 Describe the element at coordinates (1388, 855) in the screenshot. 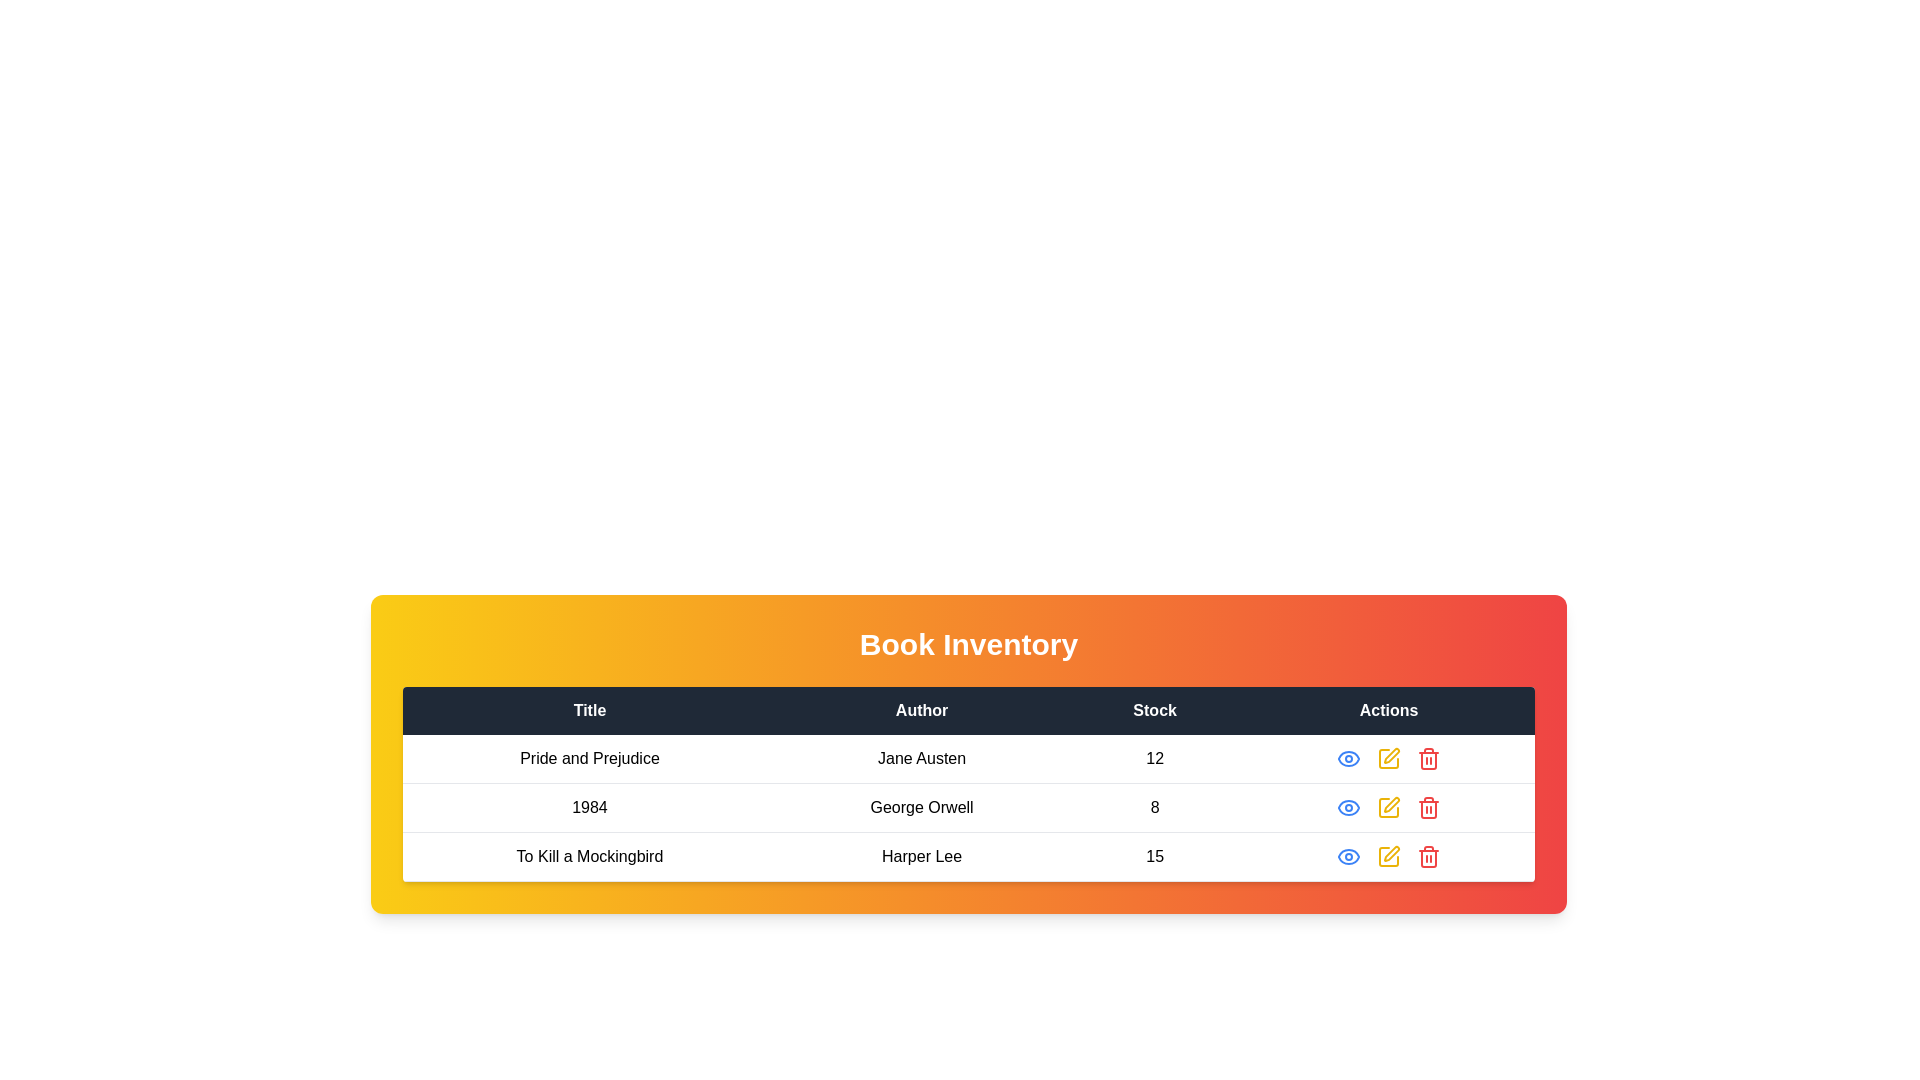

I see `the 'Edit' button located in the 'Actions' column of the third row of the table to initiate editing for the book 'To Kill a Mockingbird'` at that location.